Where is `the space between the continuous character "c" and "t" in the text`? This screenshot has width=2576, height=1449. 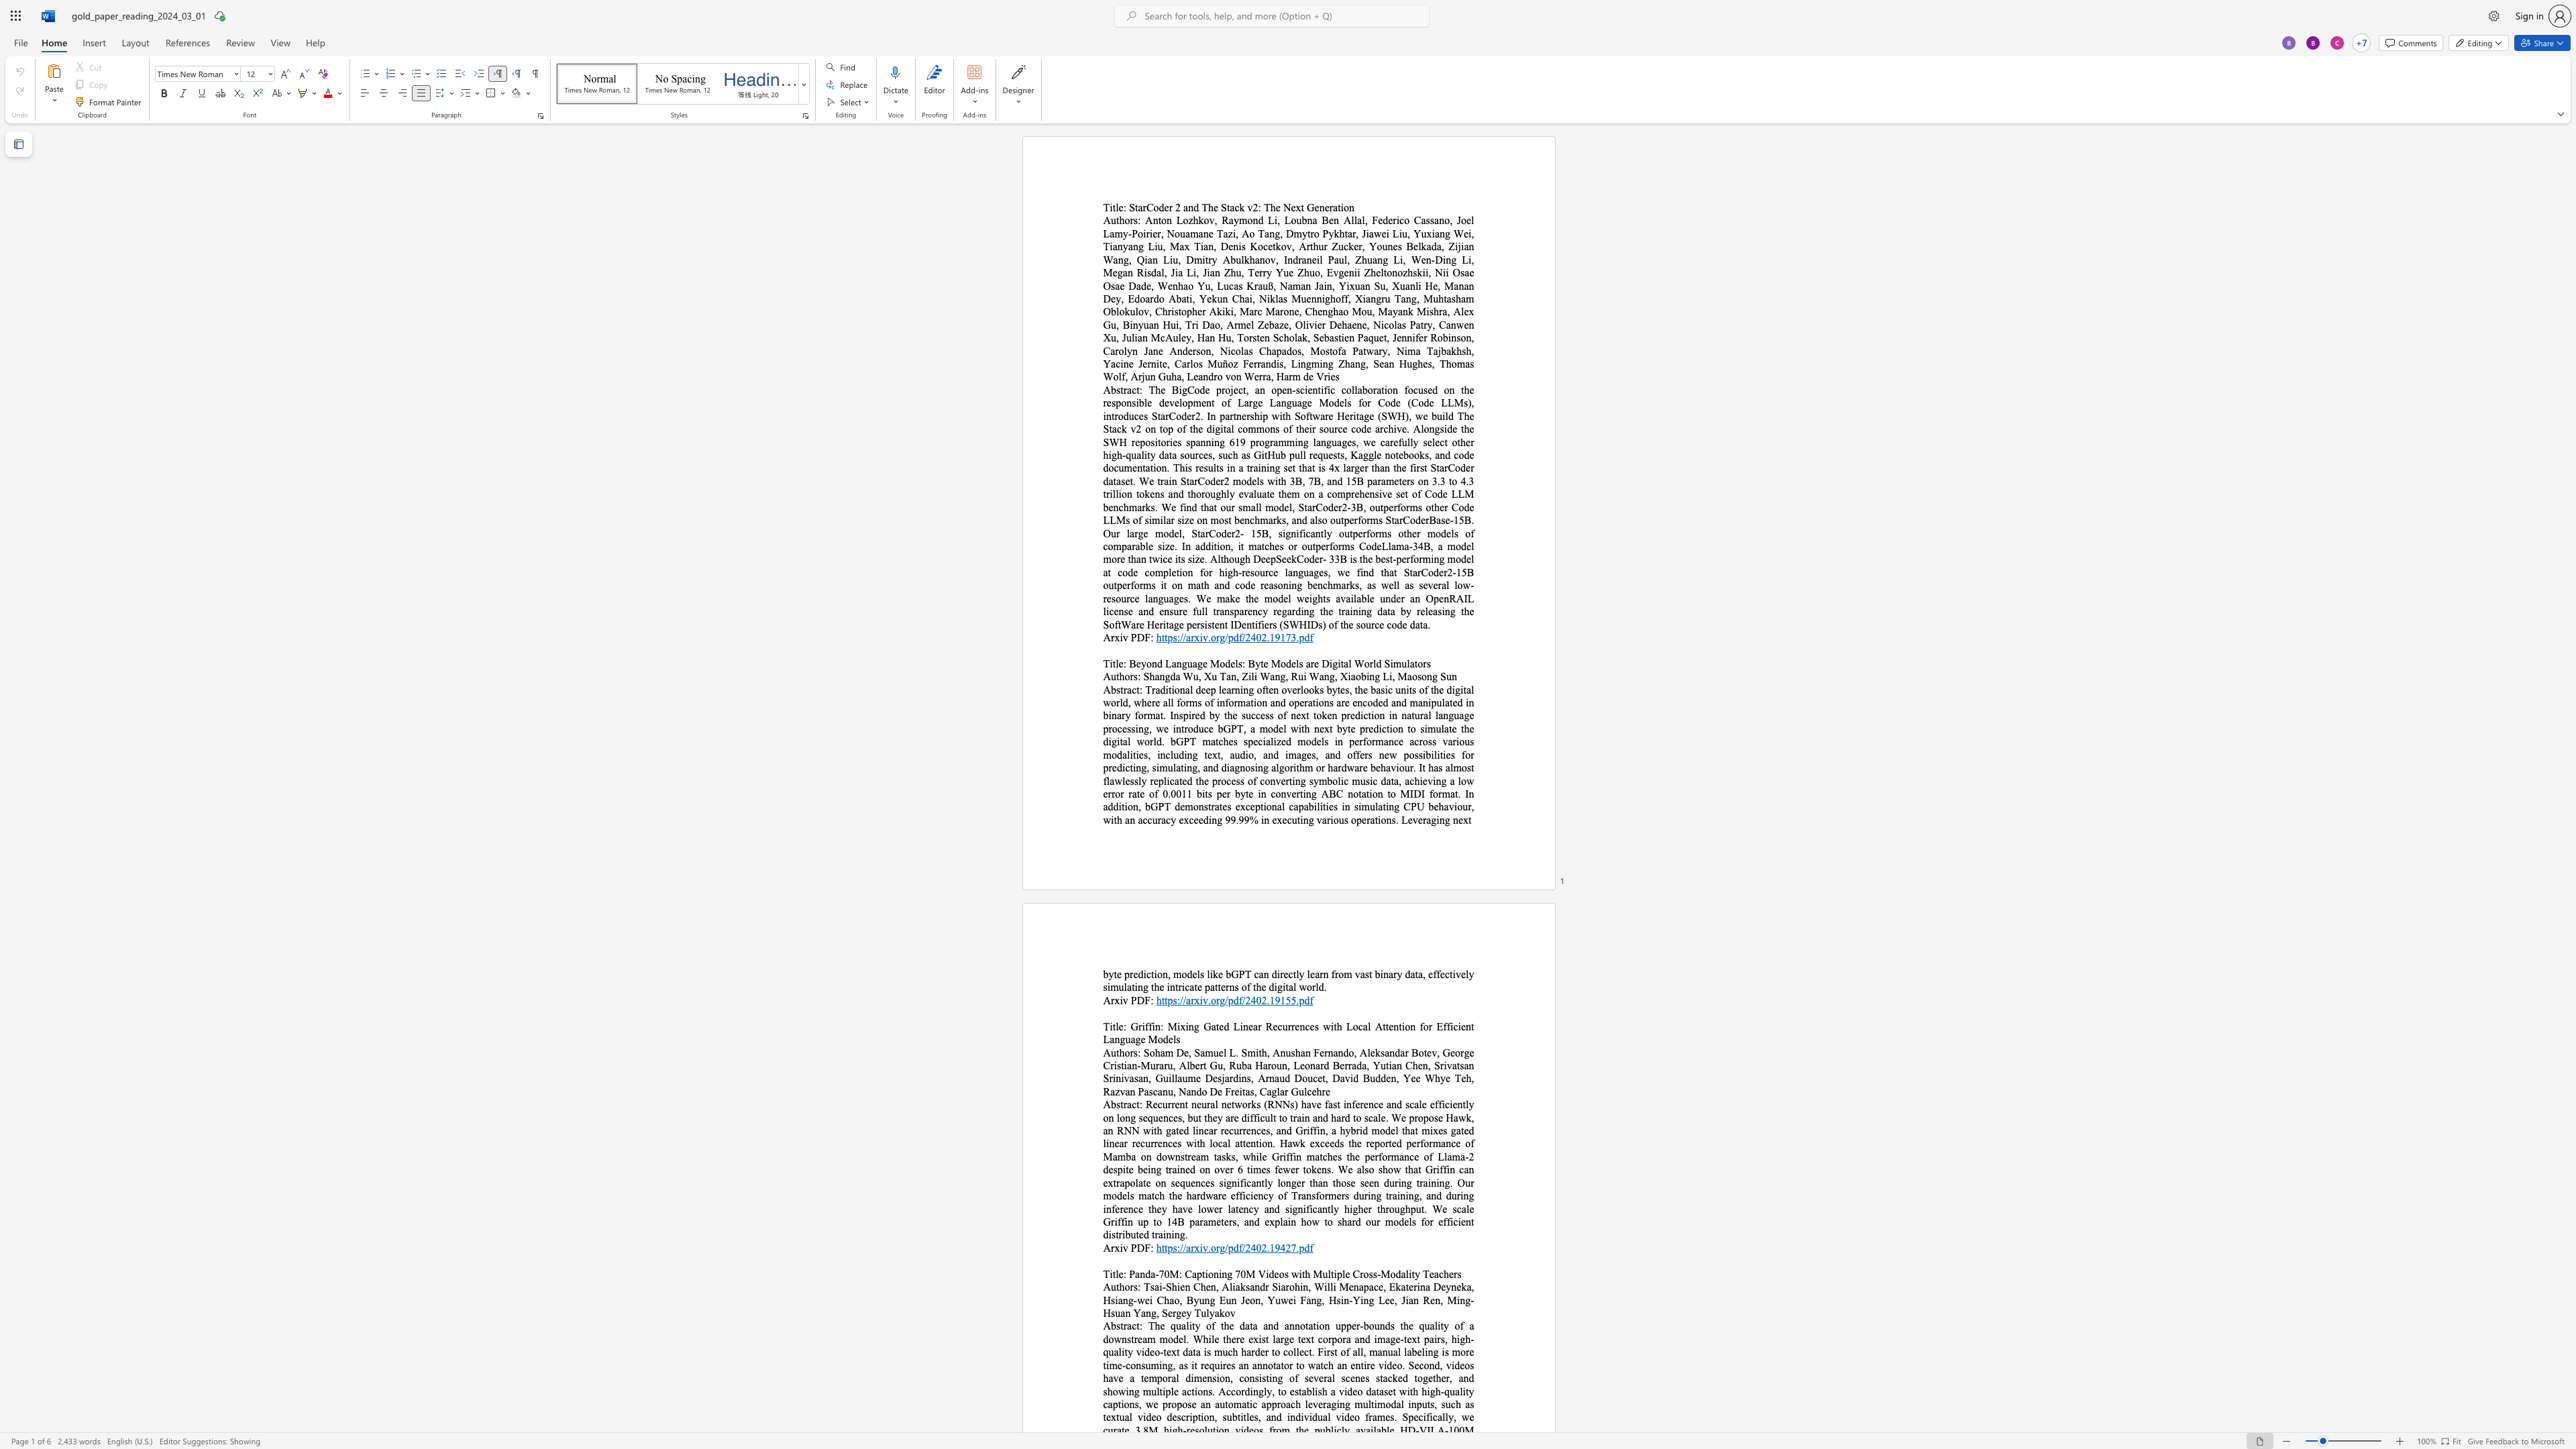 the space between the continuous character "c" and "t" in the text is located at coordinates (1134, 689).